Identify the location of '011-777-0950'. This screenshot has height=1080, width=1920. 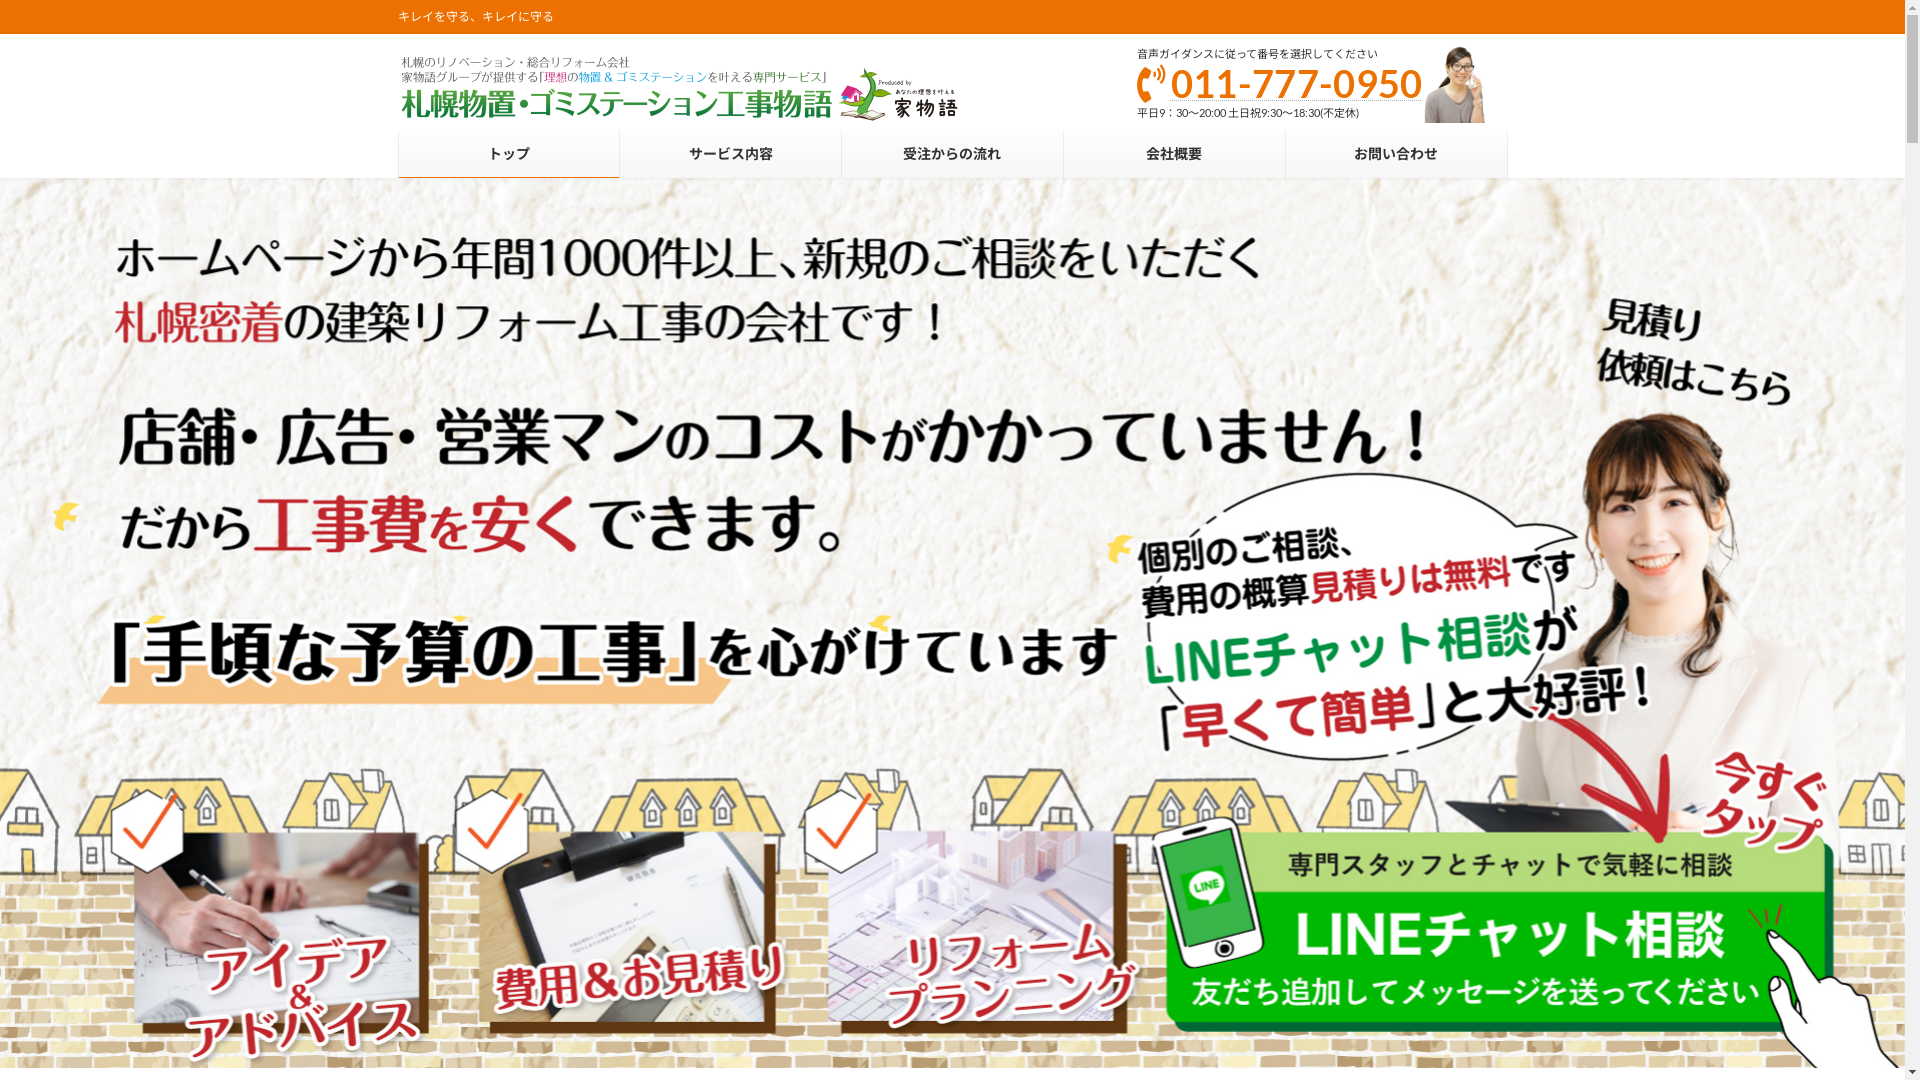
(1296, 82).